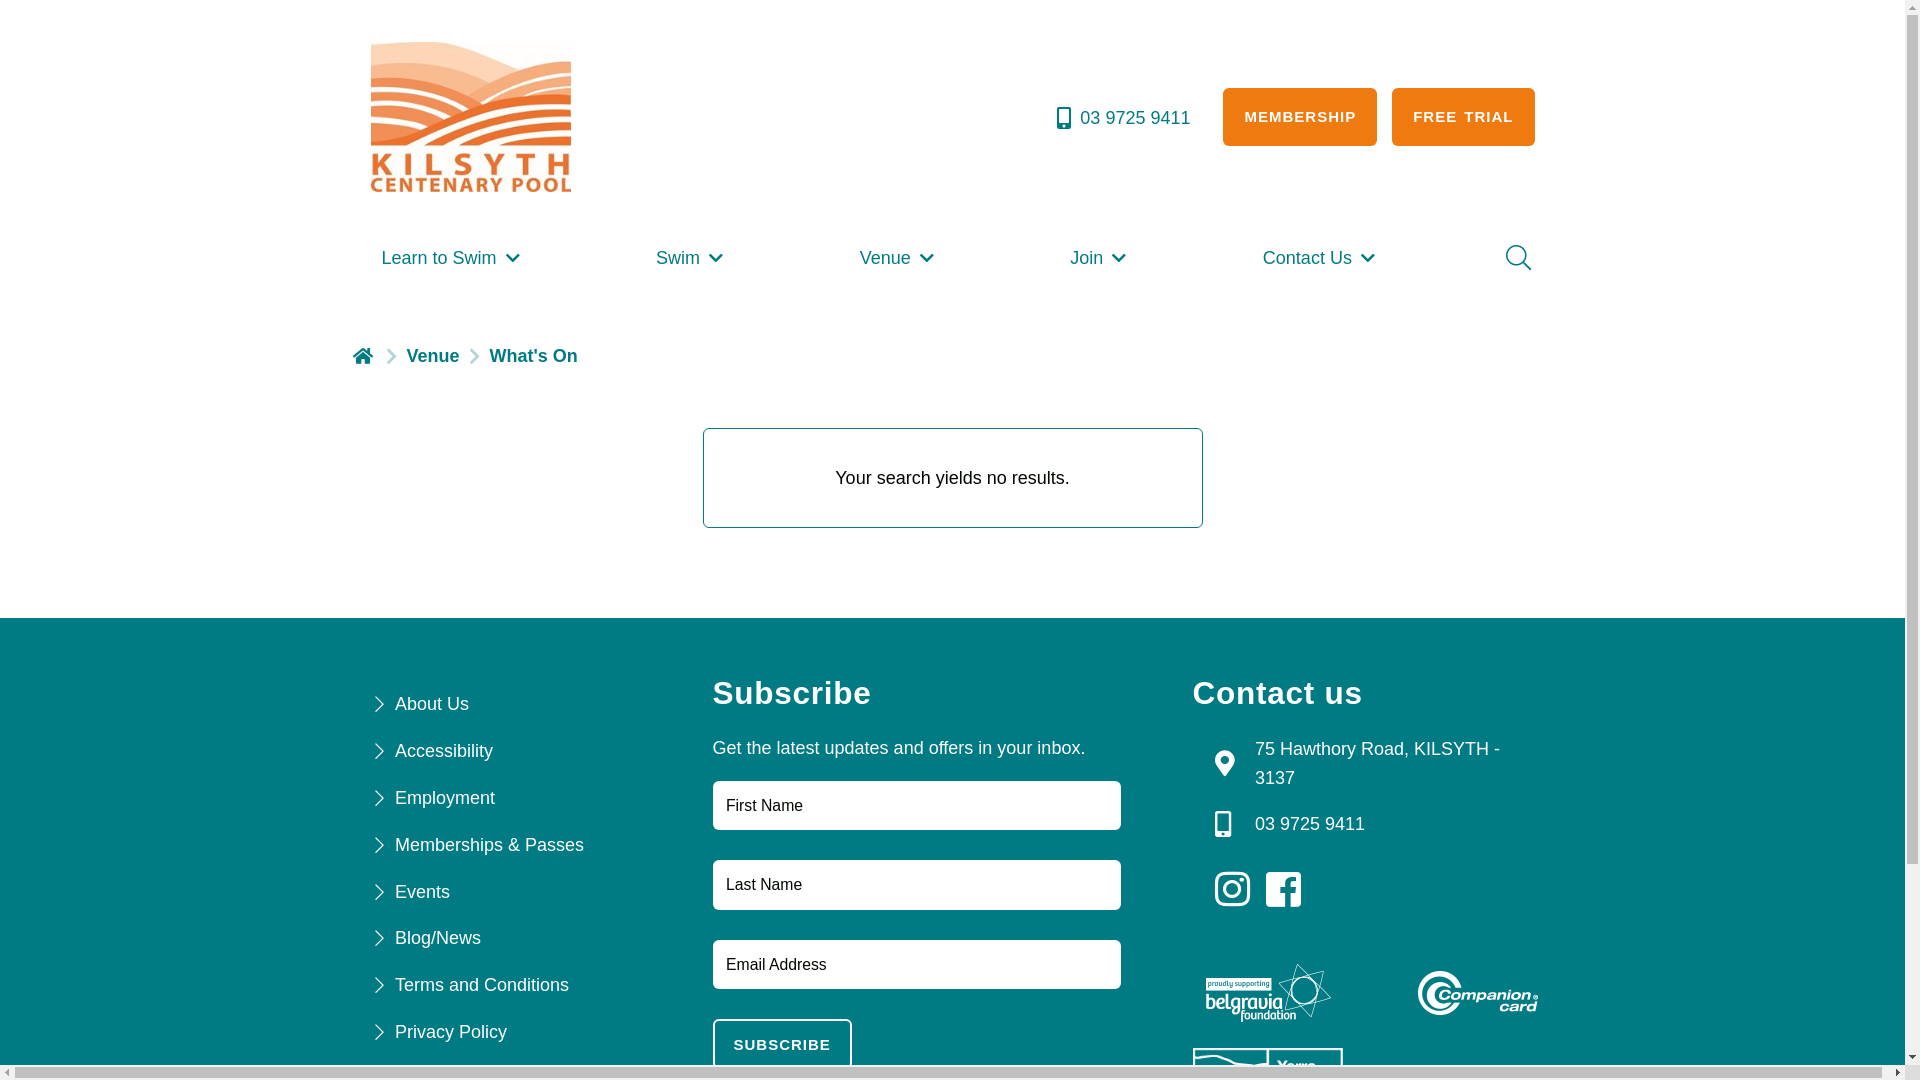  Describe the element at coordinates (450, 257) in the screenshot. I see `'Learn to Swim'` at that location.